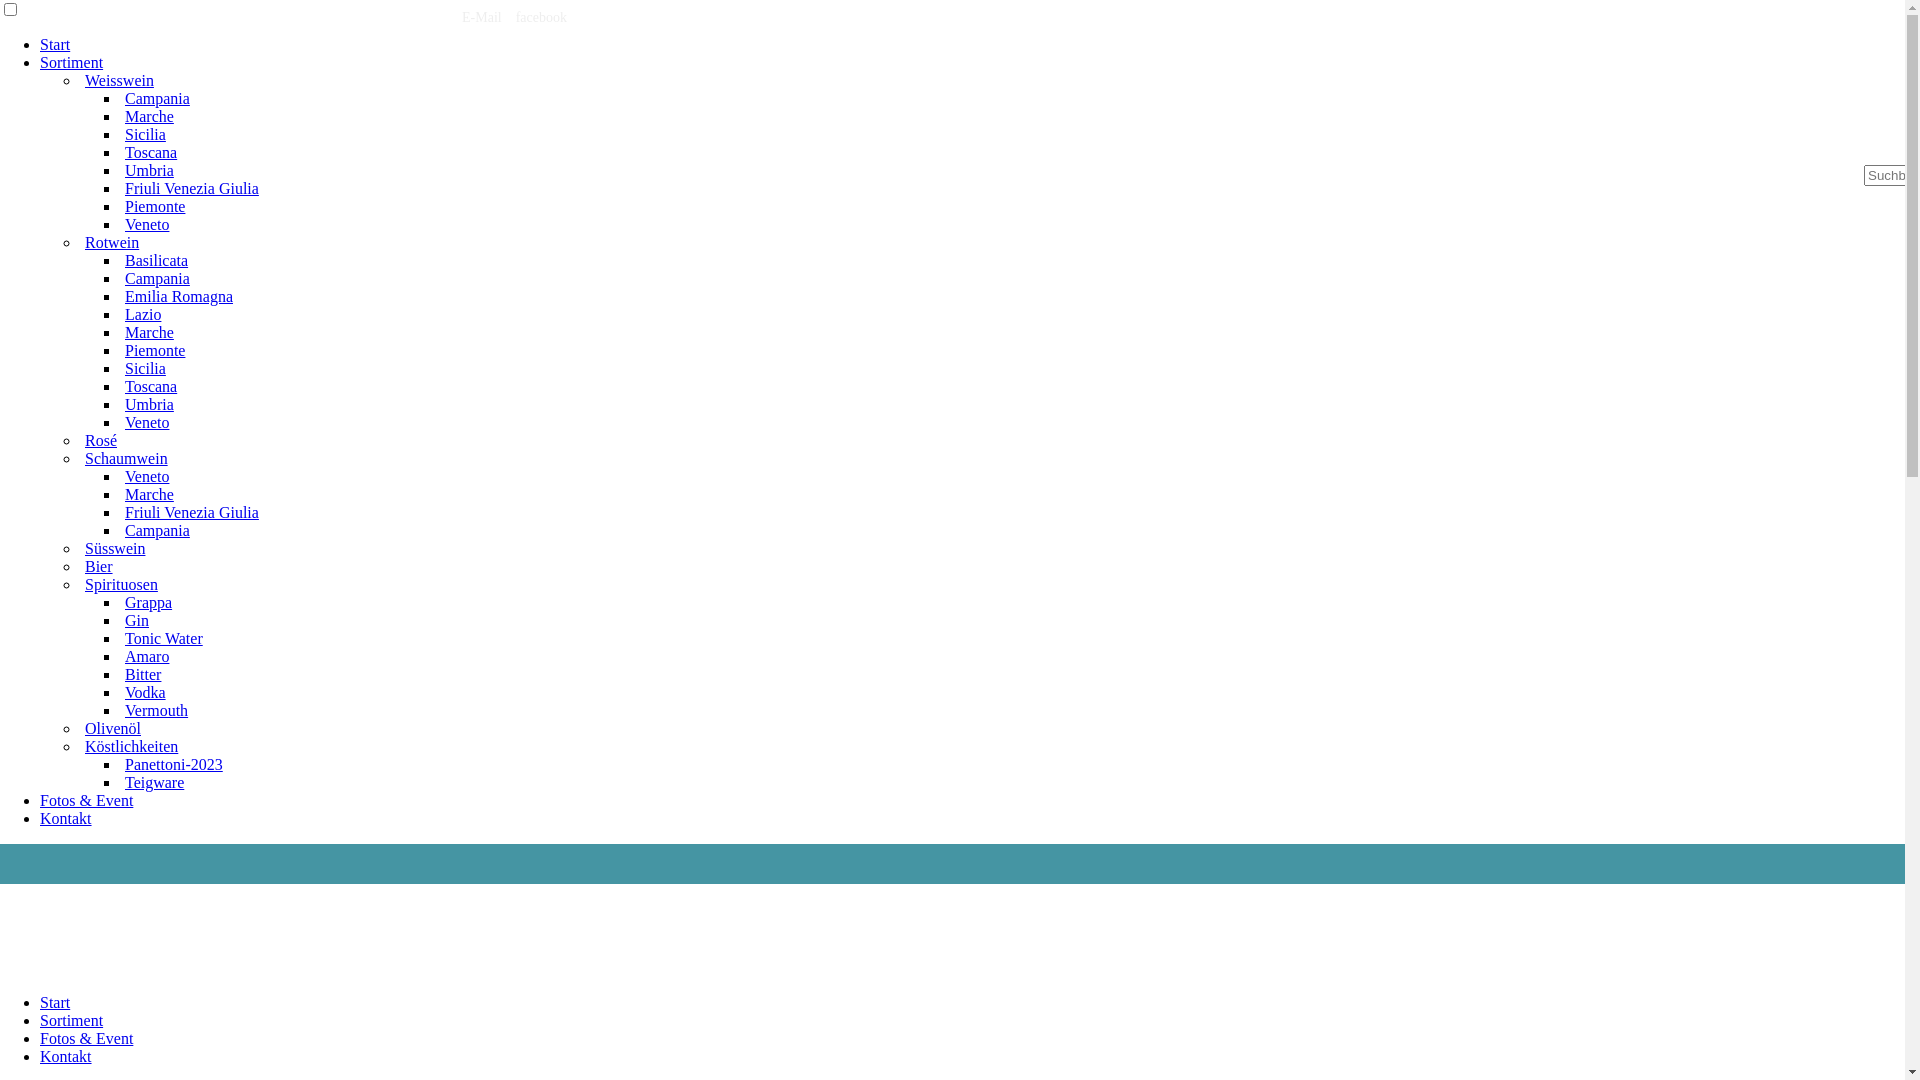 This screenshot has width=1920, height=1080. Describe the element at coordinates (146, 656) in the screenshot. I see `'Amaro'` at that location.